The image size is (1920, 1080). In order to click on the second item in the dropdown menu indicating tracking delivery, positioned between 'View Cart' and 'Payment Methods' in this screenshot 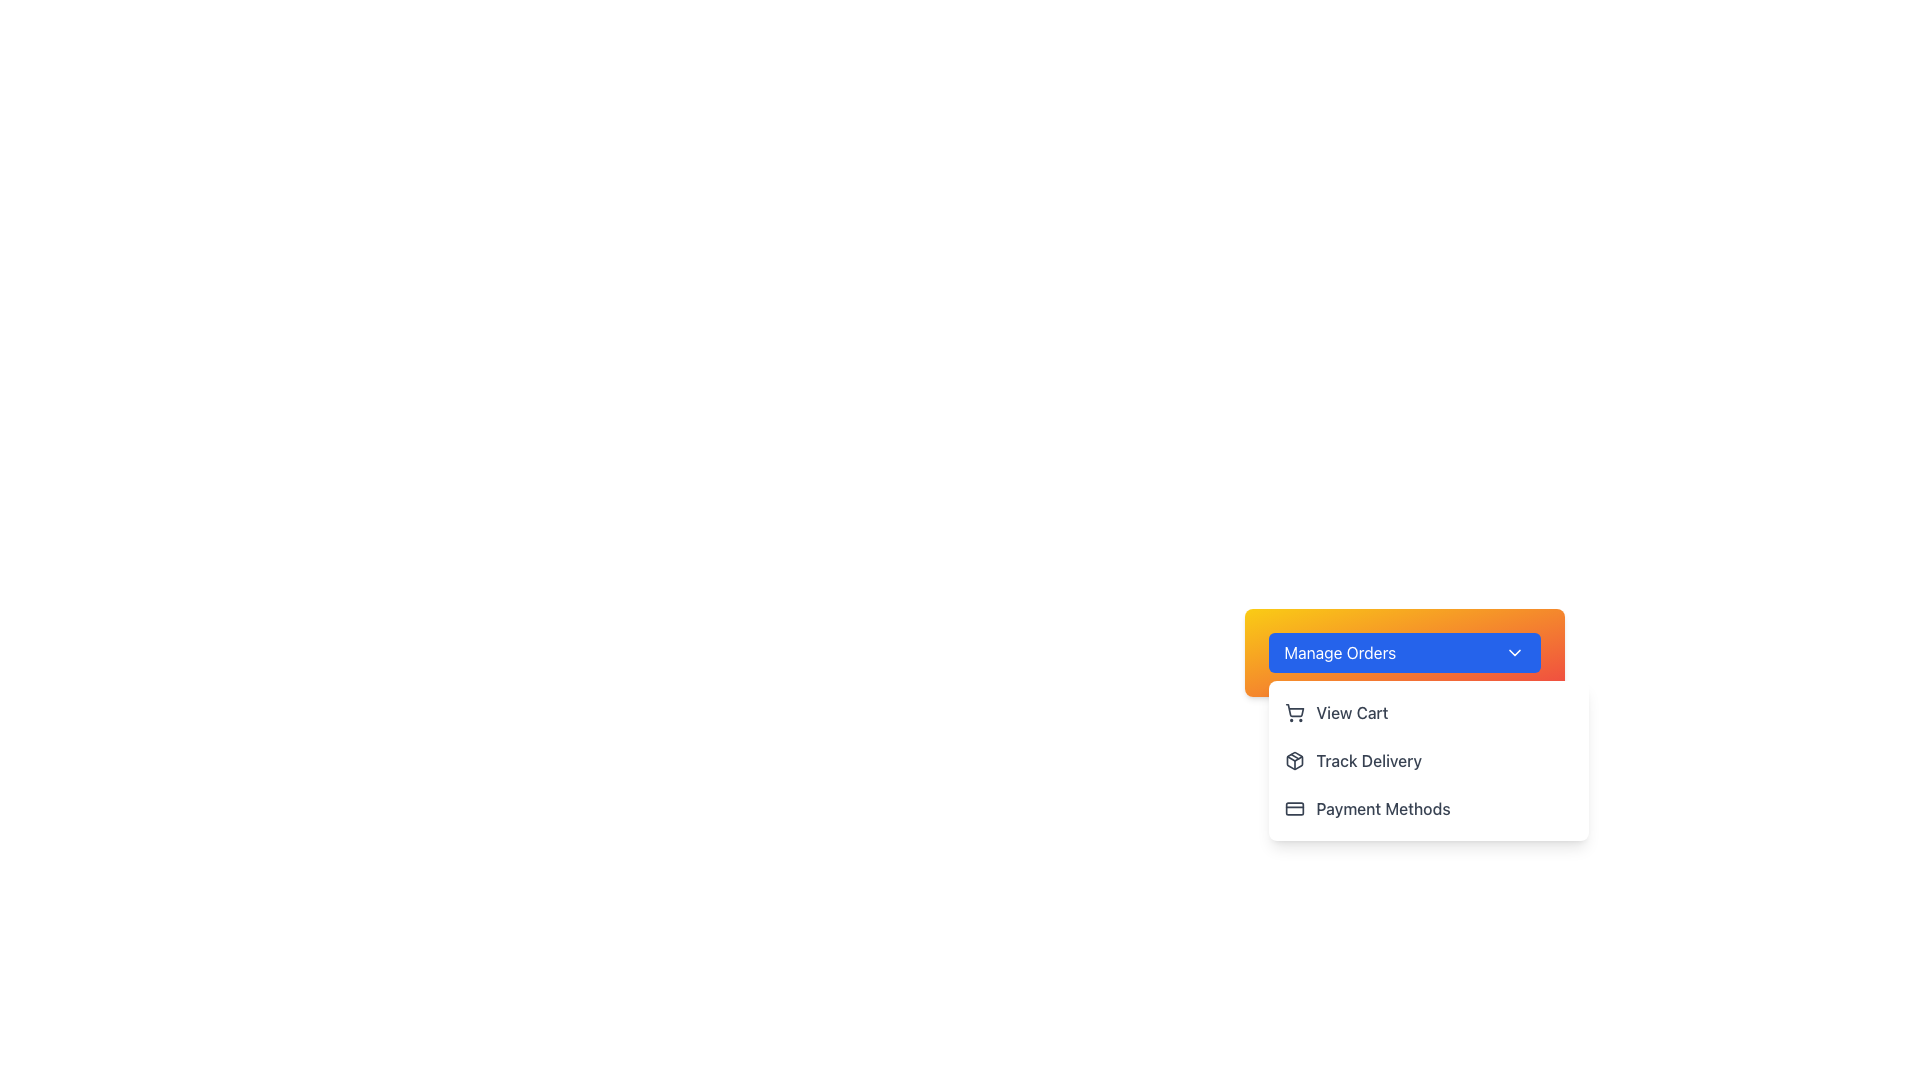, I will do `click(1368, 760)`.